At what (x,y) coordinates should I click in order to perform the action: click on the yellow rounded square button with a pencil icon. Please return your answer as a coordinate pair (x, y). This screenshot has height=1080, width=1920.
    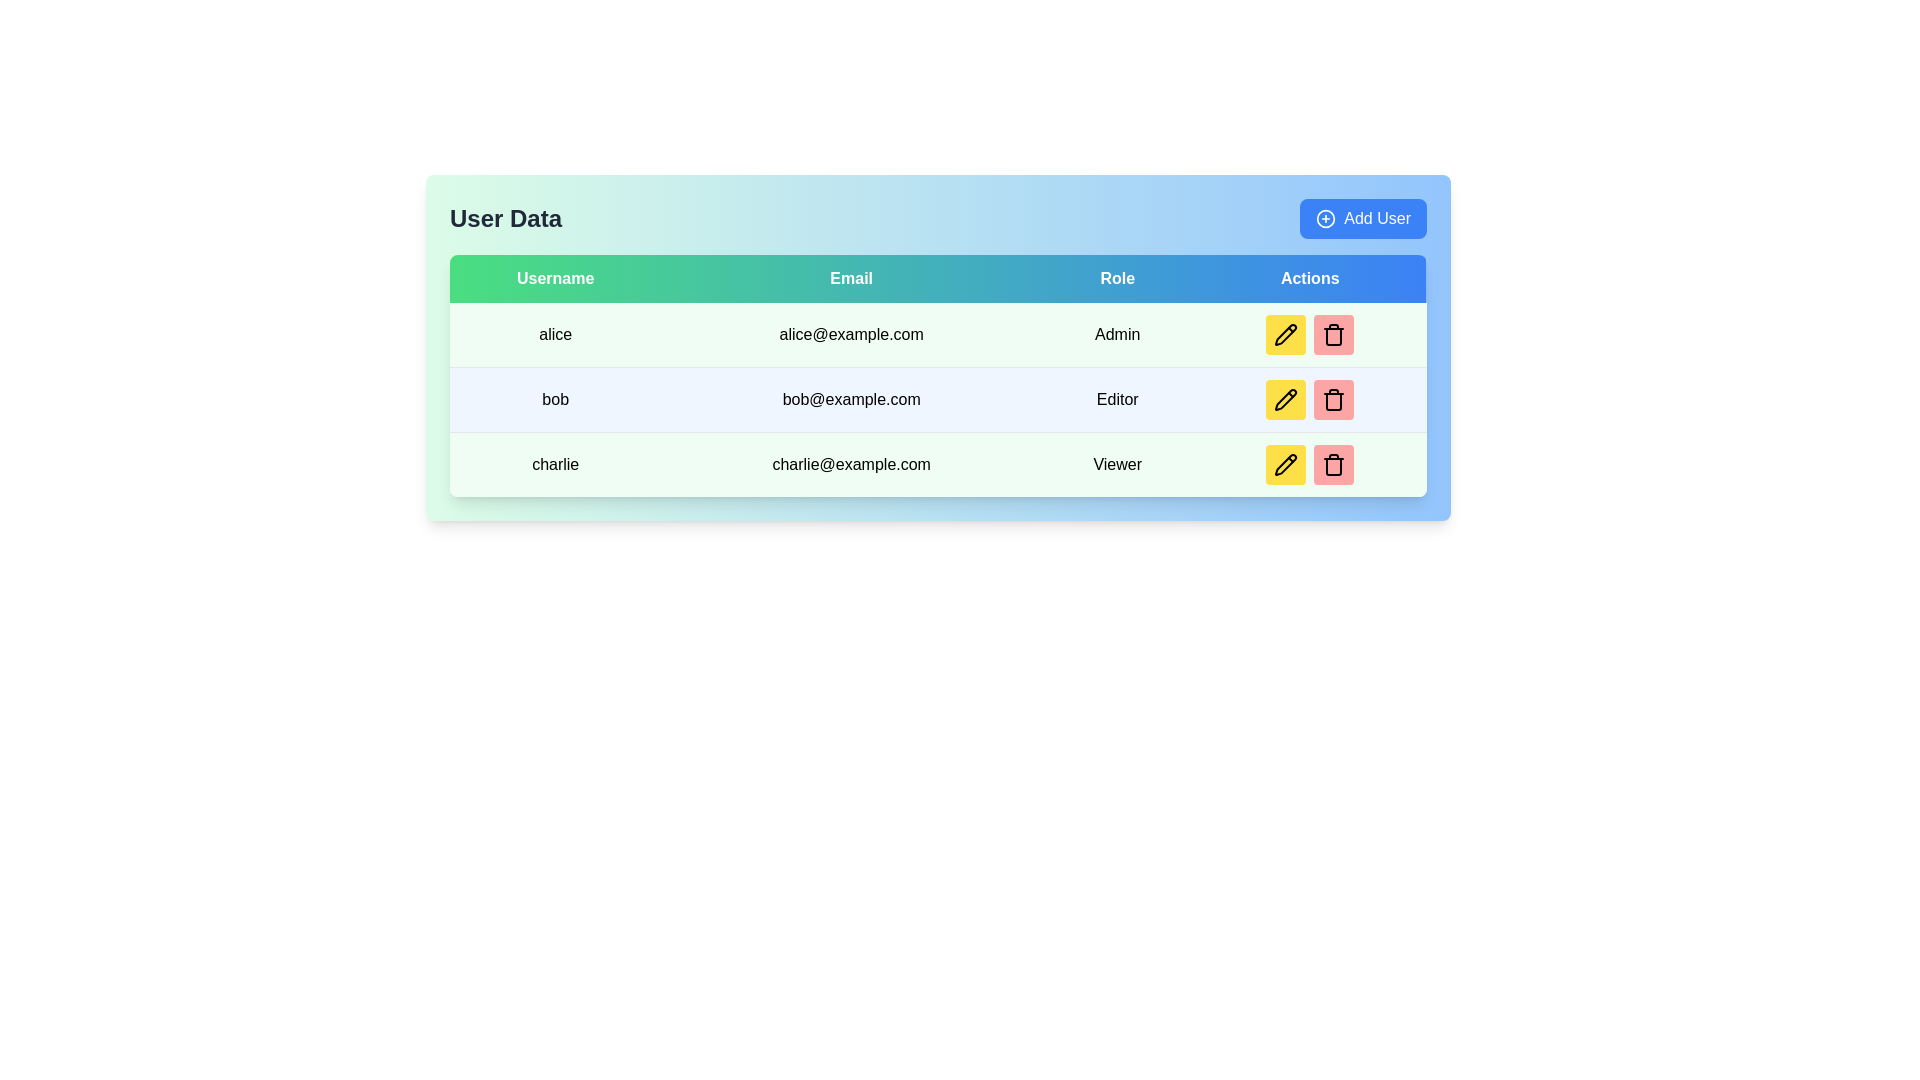
    Looking at the image, I should click on (1286, 465).